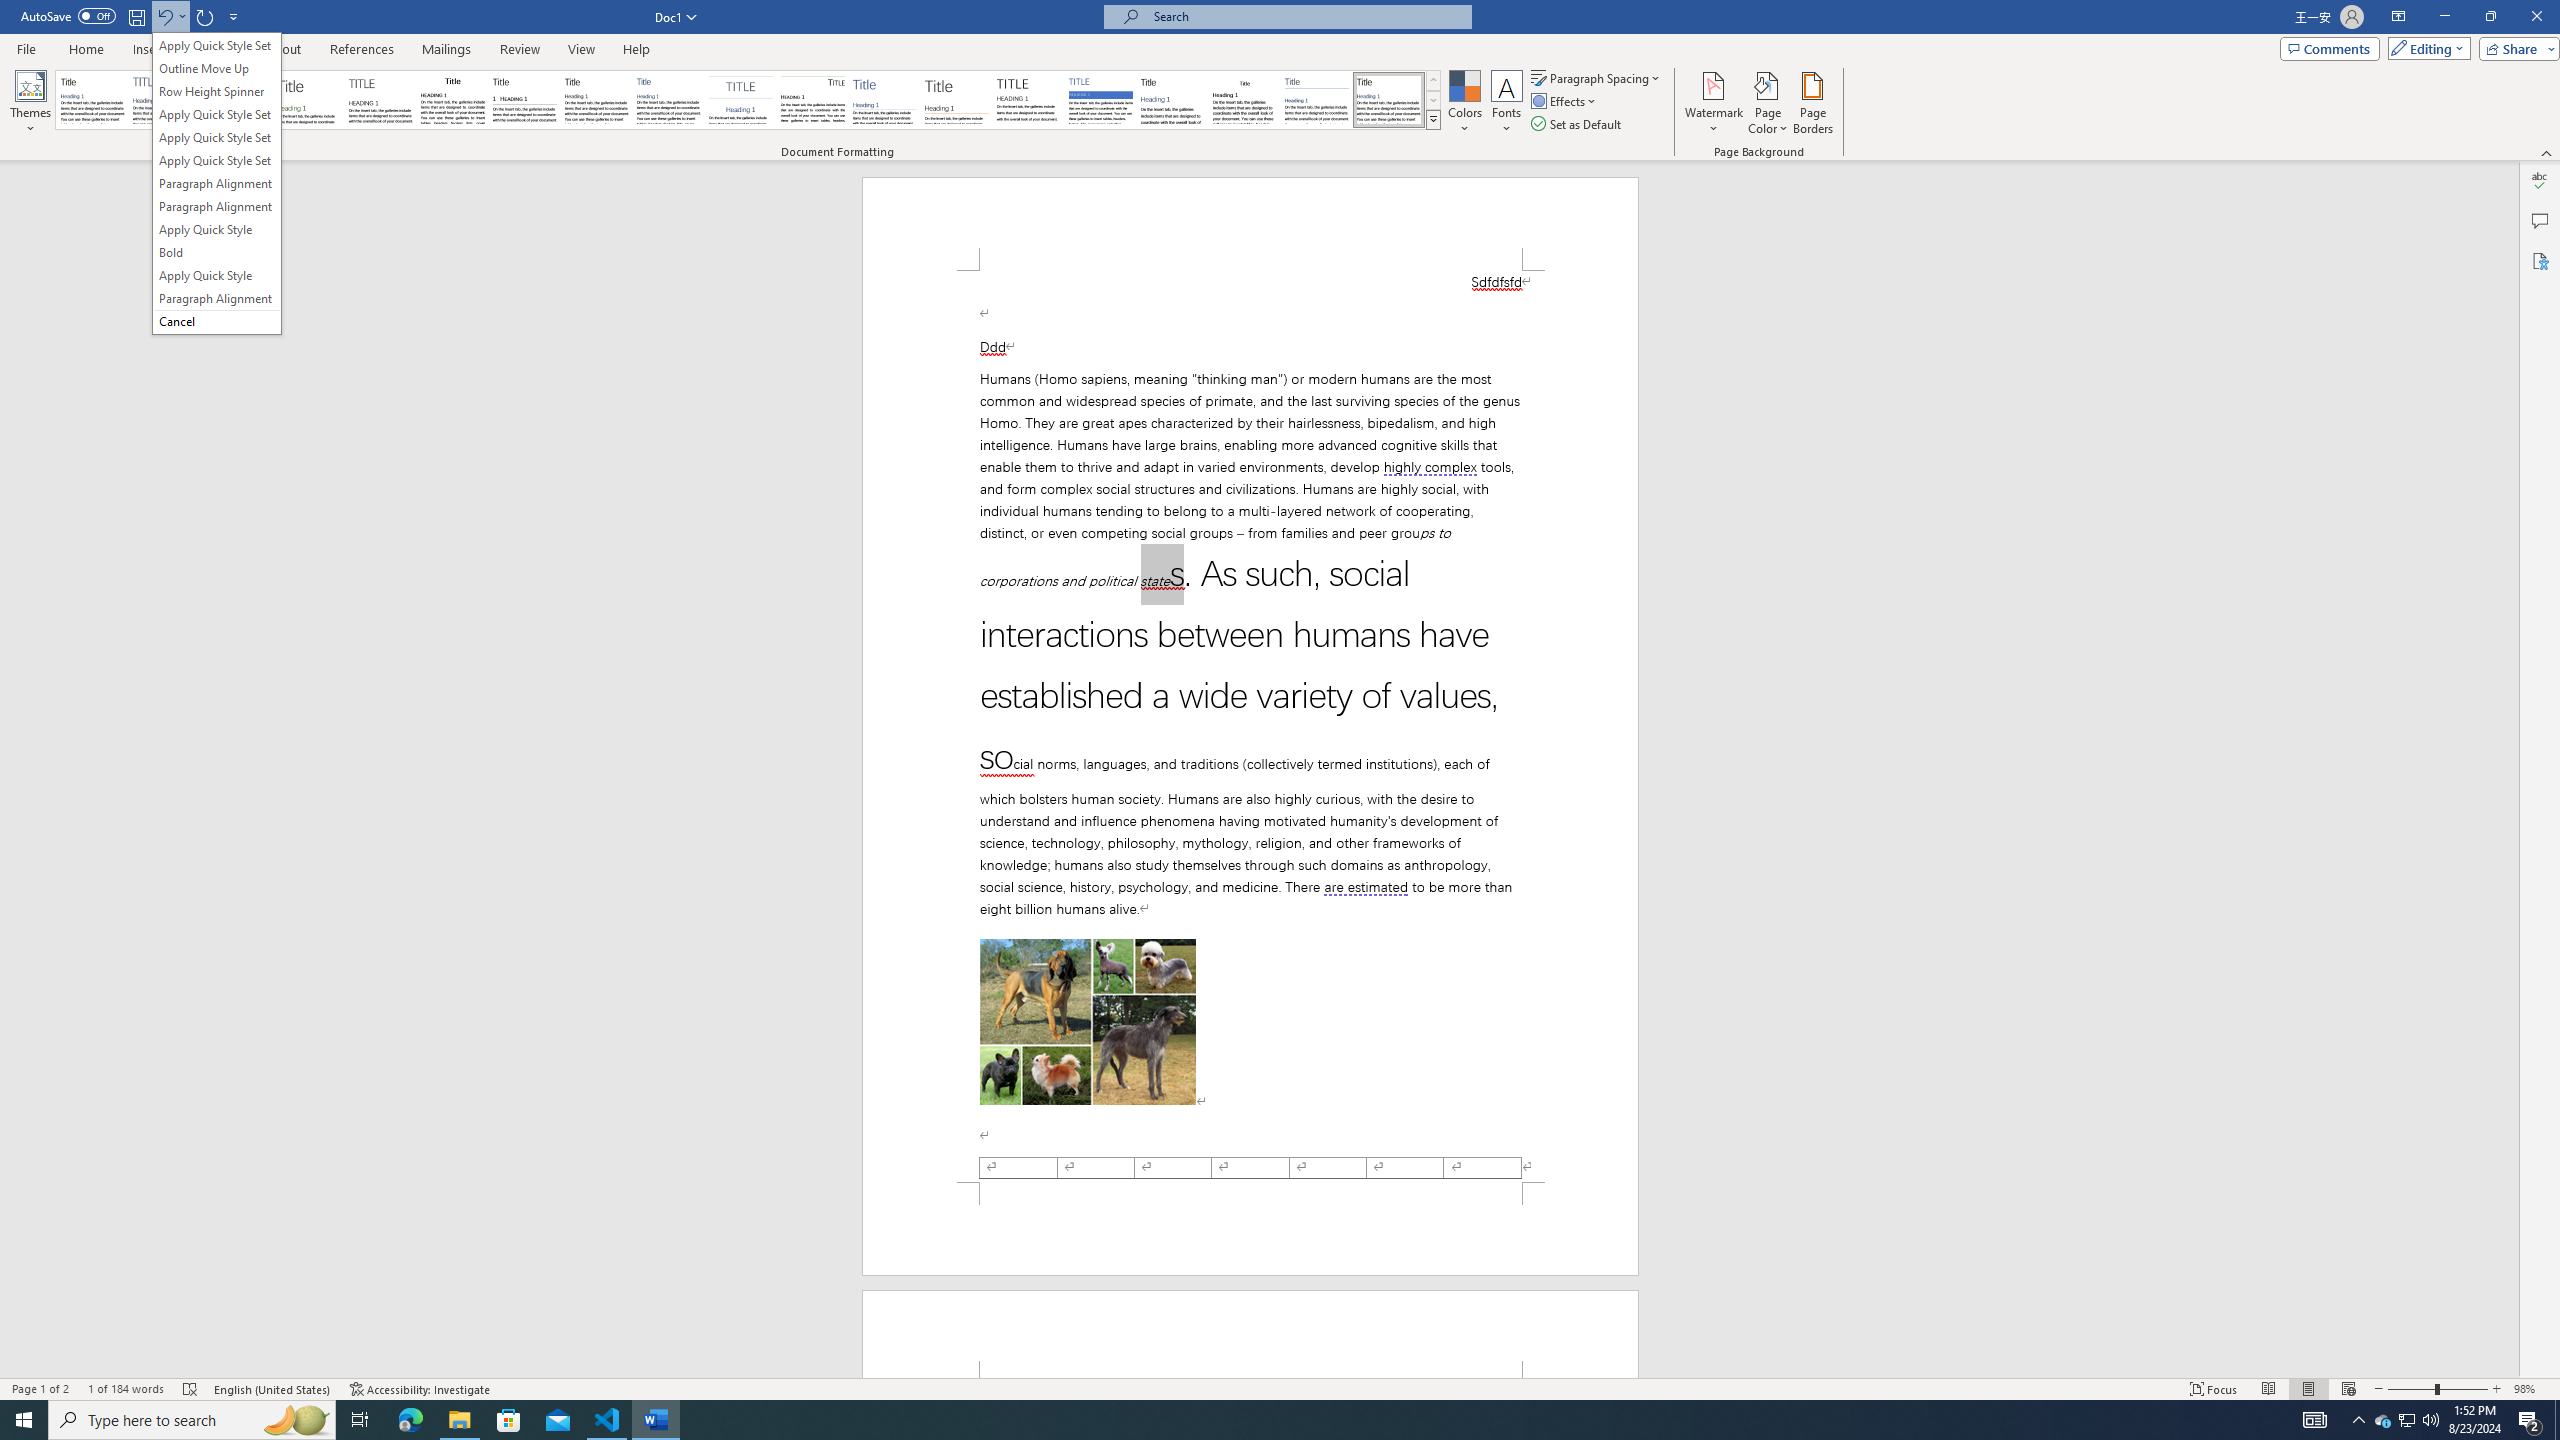 This screenshot has height=1440, width=2560. Describe the element at coordinates (1250, 725) in the screenshot. I see `'Page 1 content'` at that location.